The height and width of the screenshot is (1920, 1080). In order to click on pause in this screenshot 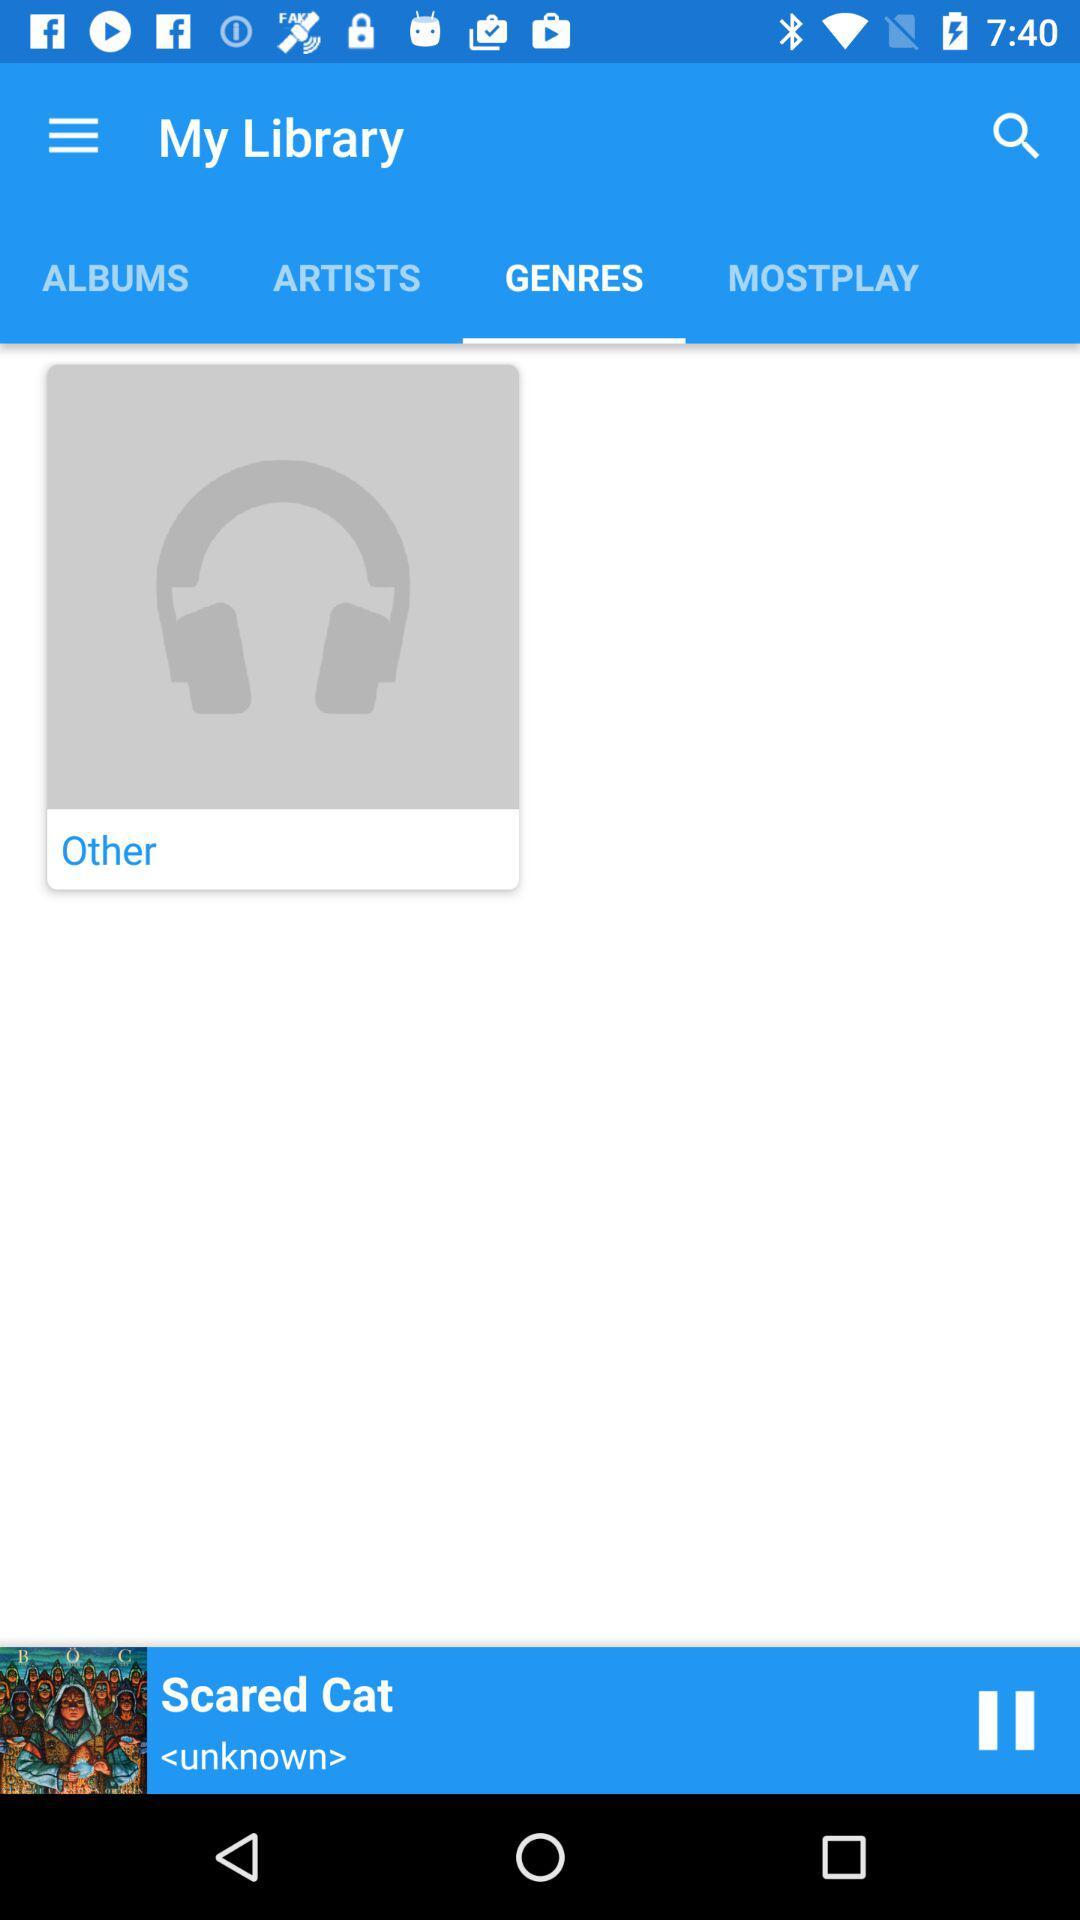, I will do `click(1006, 1719)`.